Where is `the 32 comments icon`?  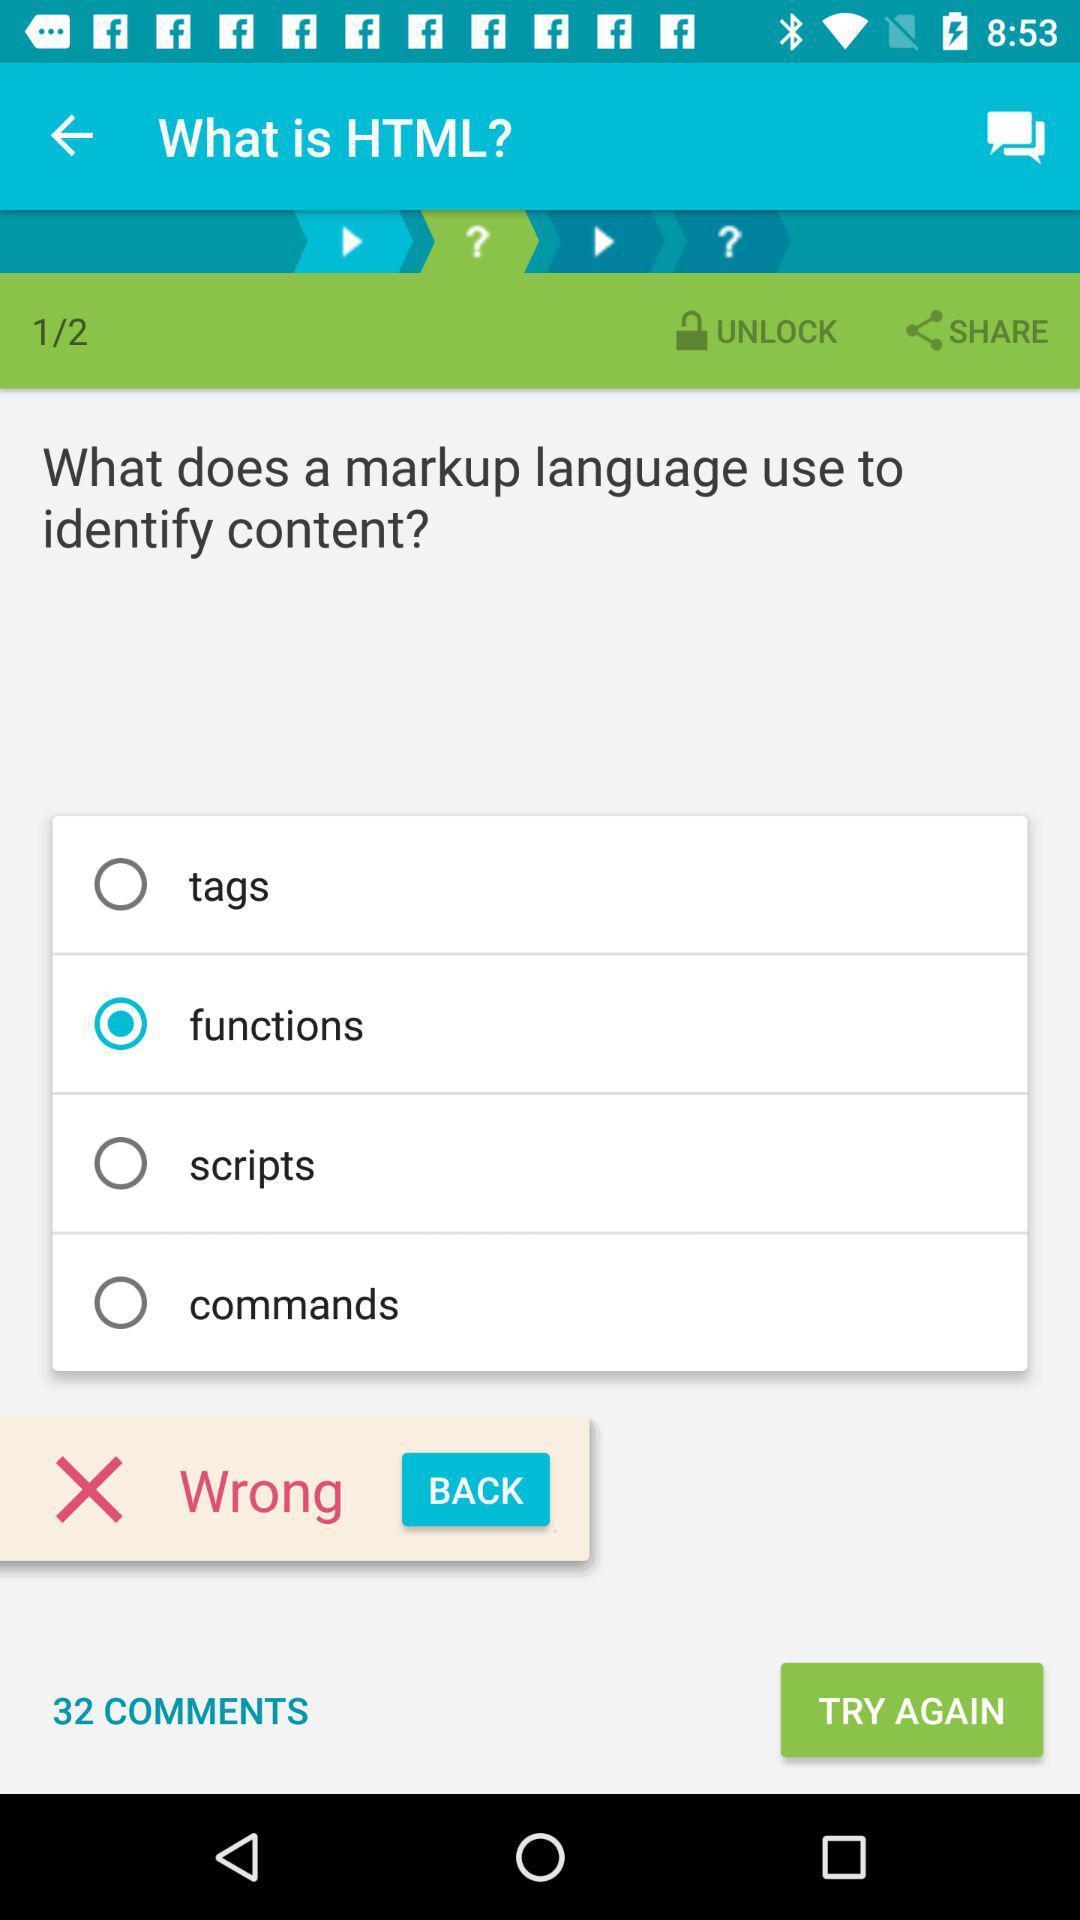
the 32 comments icon is located at coordinates (180, 1708).